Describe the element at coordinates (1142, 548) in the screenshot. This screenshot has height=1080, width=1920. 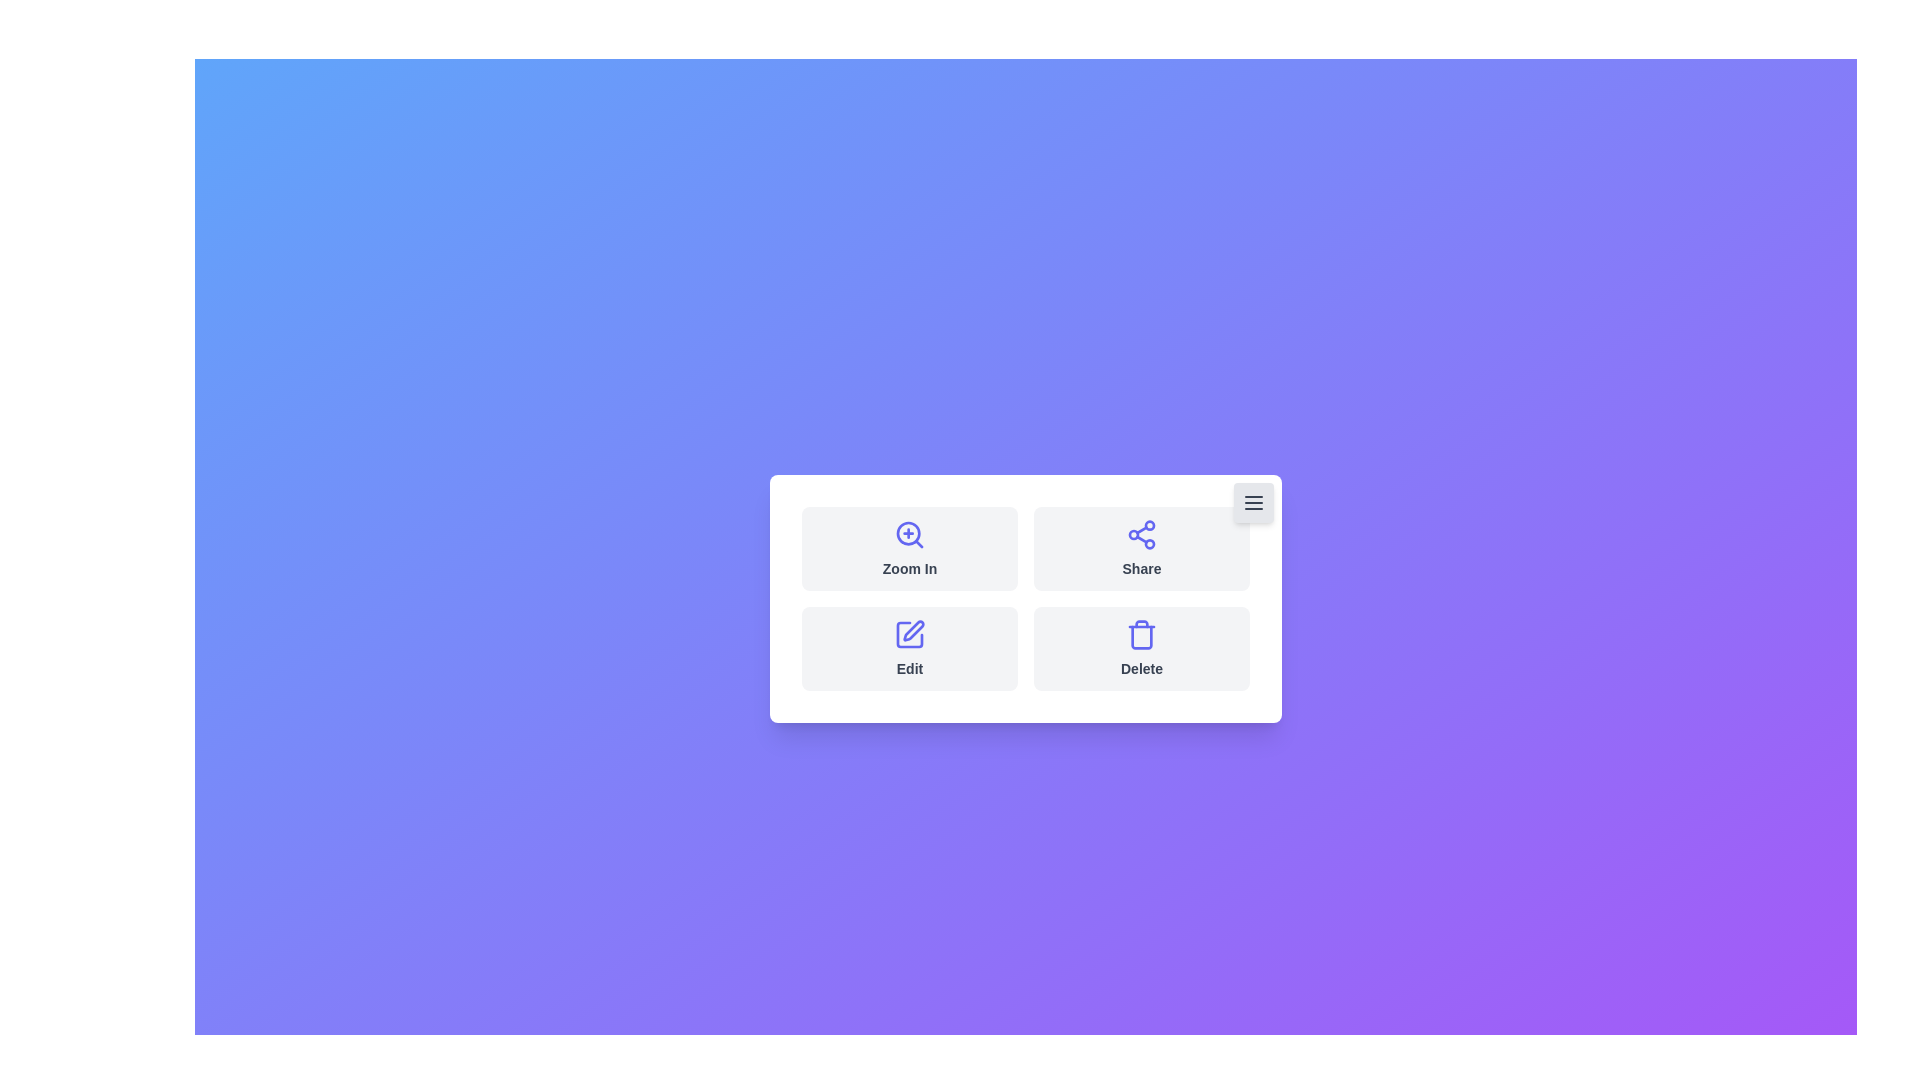
I see `the 'Share' button` at that location.